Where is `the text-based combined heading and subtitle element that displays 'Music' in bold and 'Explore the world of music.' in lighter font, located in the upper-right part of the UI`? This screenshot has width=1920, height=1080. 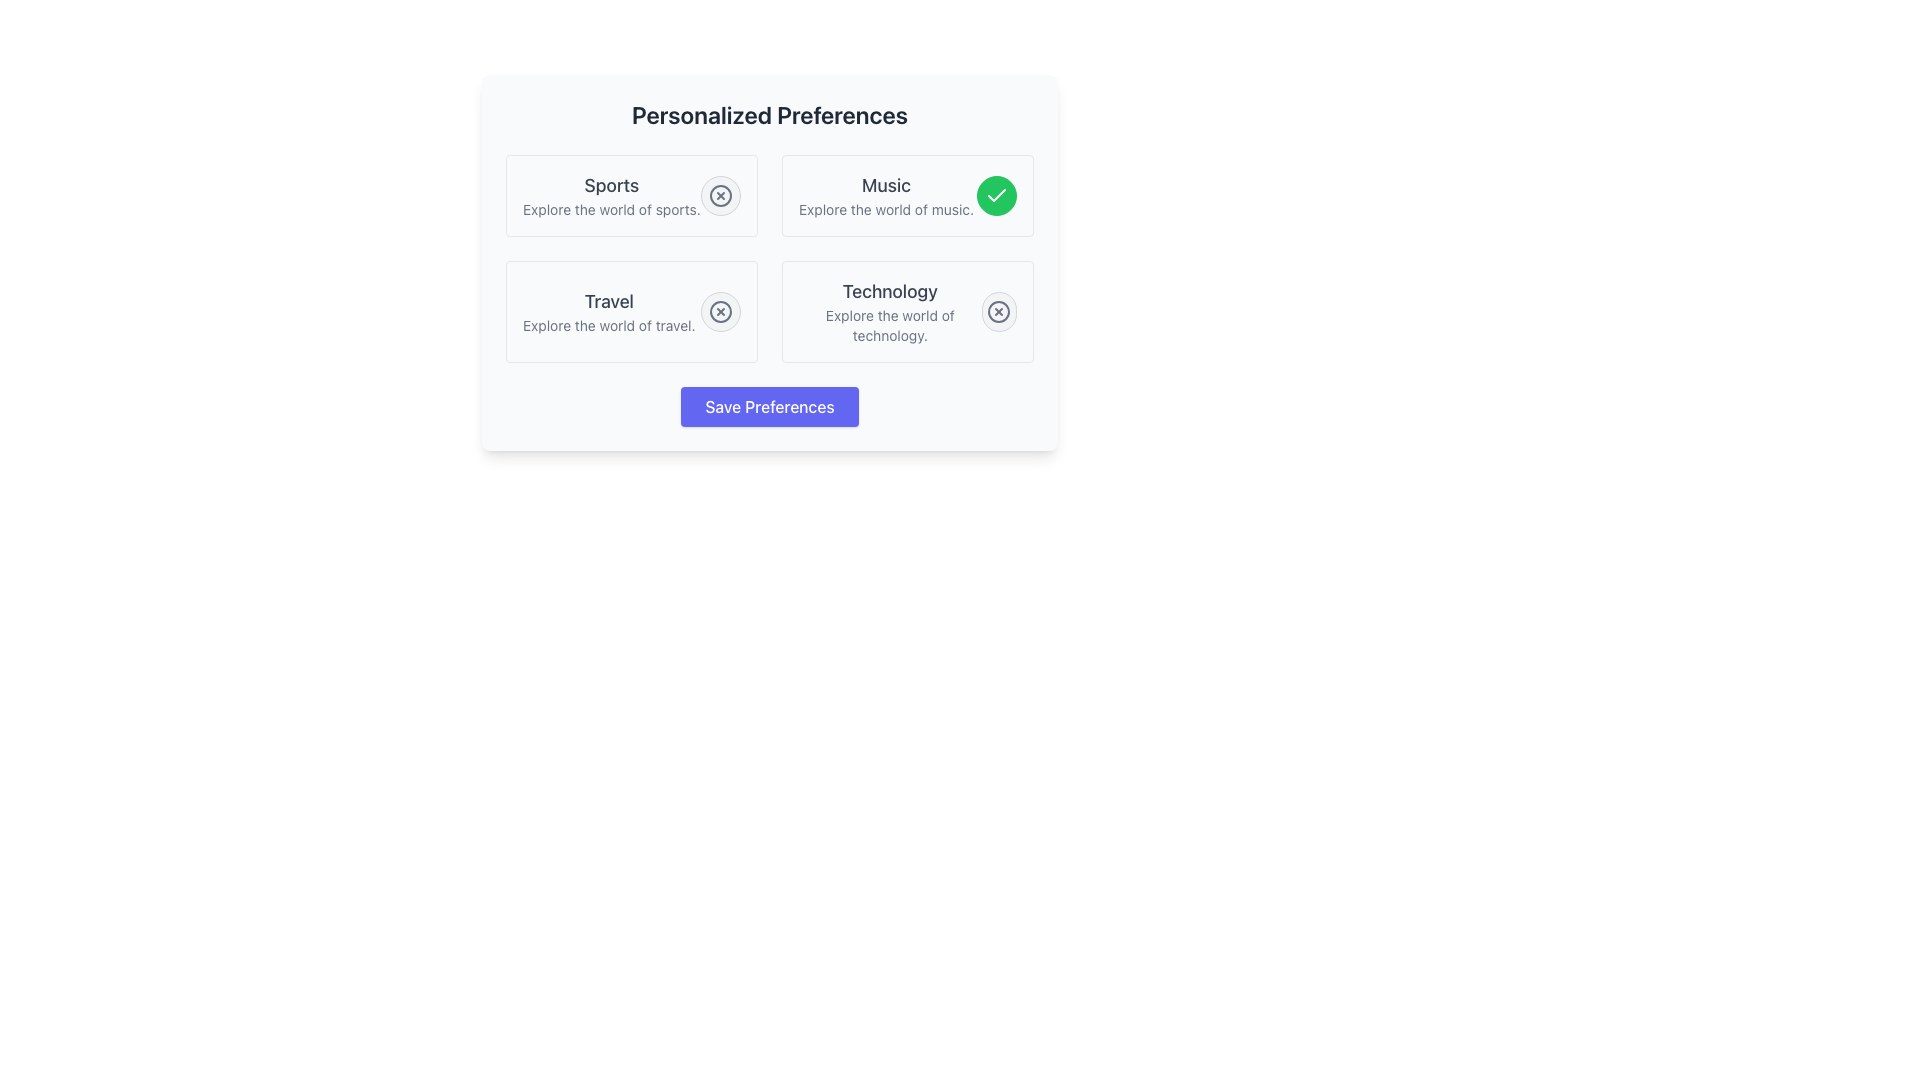
the text-based combined heading and subtitle element that displays 'Music' in bold and 'Explore the world of music.' in lighter font, located in the upper-right part of the UI is located at coordinates (885, 196).